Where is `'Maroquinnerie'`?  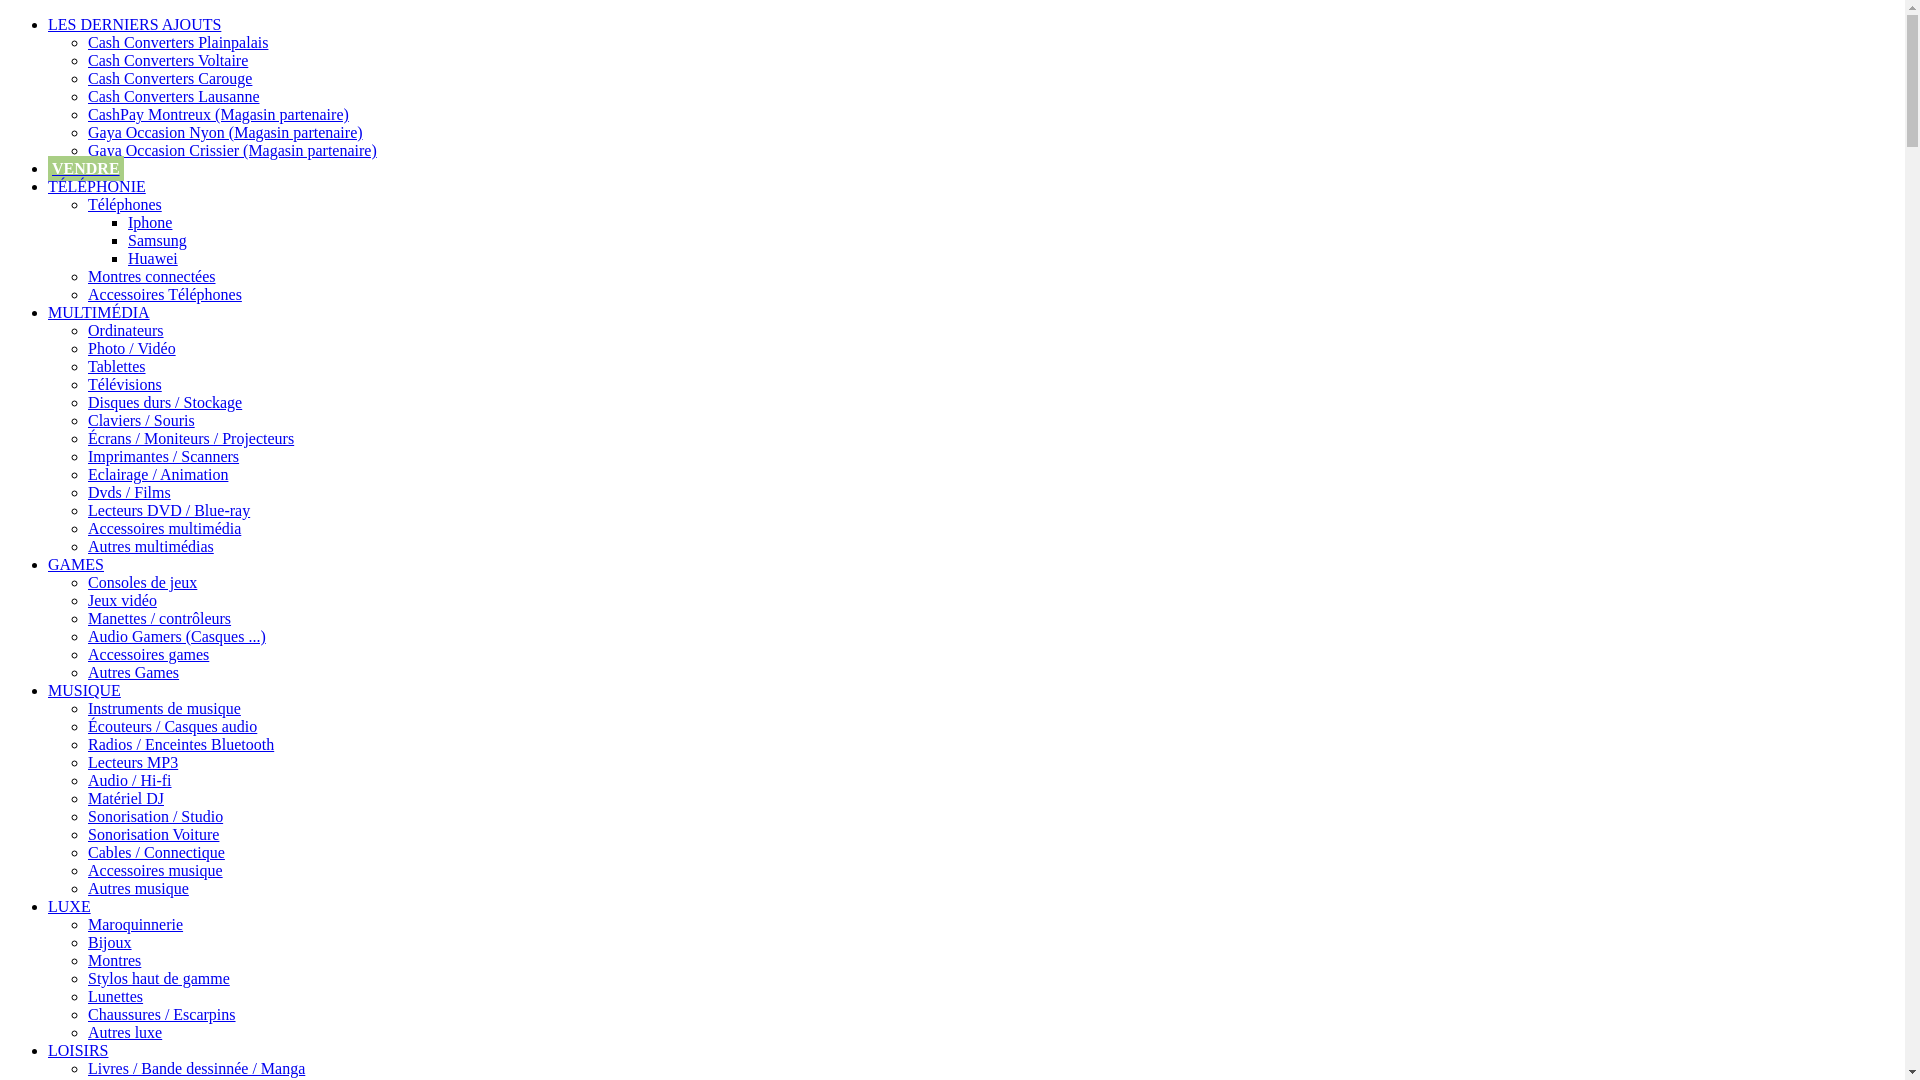 'Maroquinnerie' is located at coordinates (86, 924).